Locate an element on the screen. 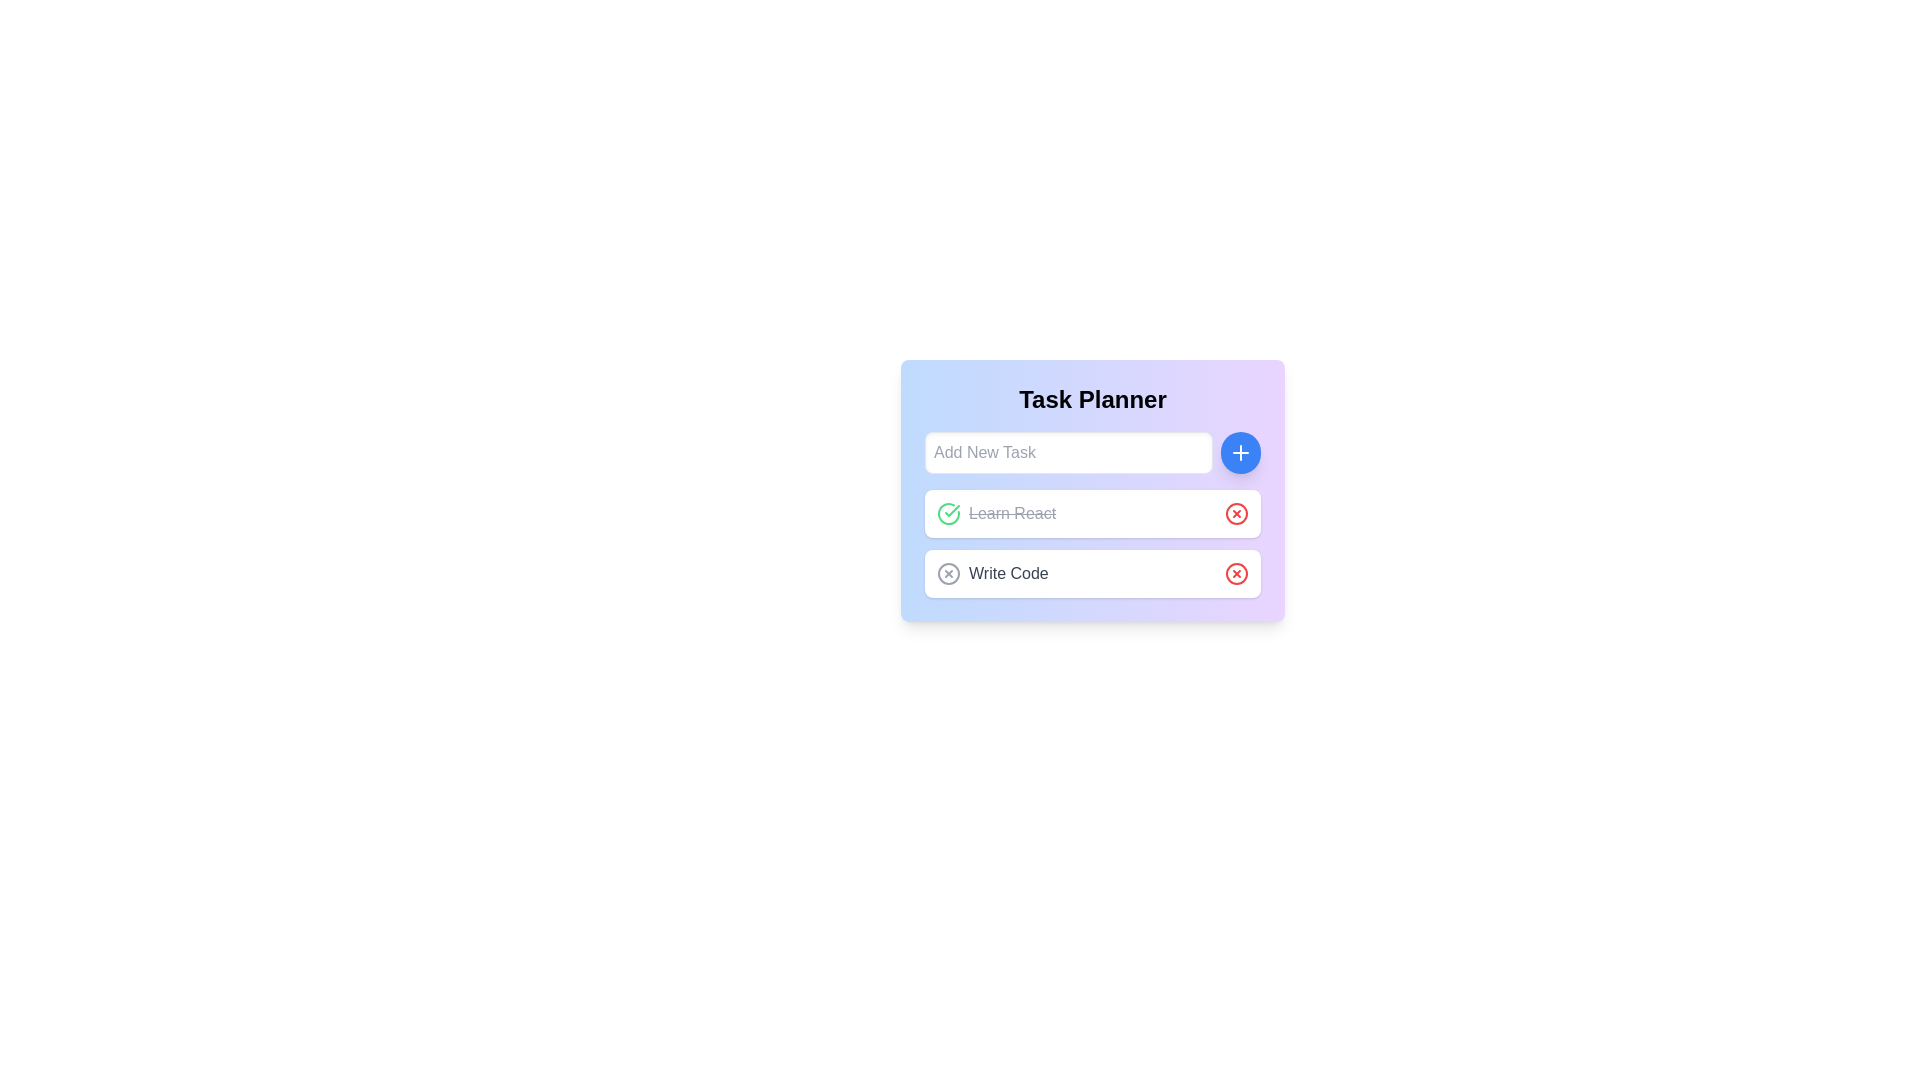 This screenshot has width=1920, height=1080. the icons of the 'Write Code' task item in the task management interface is located at coordinates (1092, 574).